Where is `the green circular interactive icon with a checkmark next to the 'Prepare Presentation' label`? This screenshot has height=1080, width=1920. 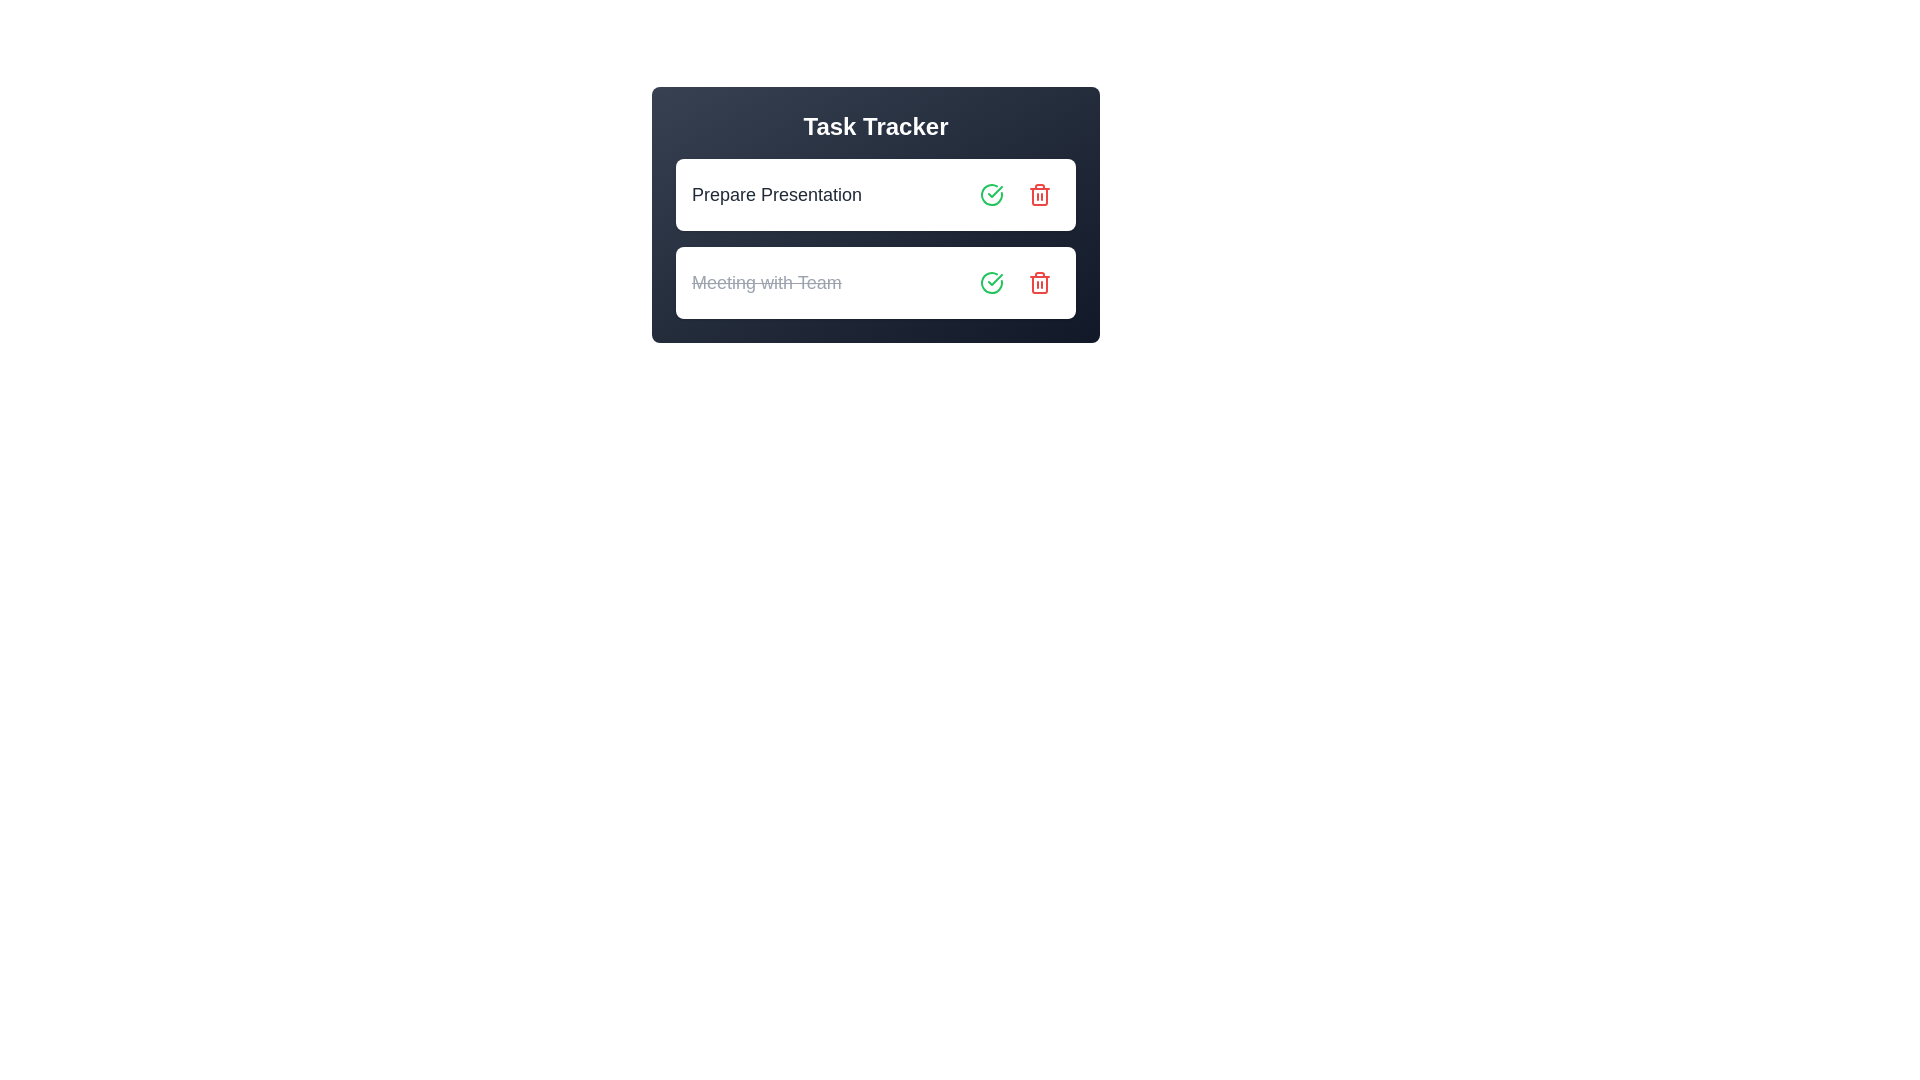 the green circular interactive icon with a checkmark next to the 'Prepare Presentation' label is located at coordinates (992, 195).